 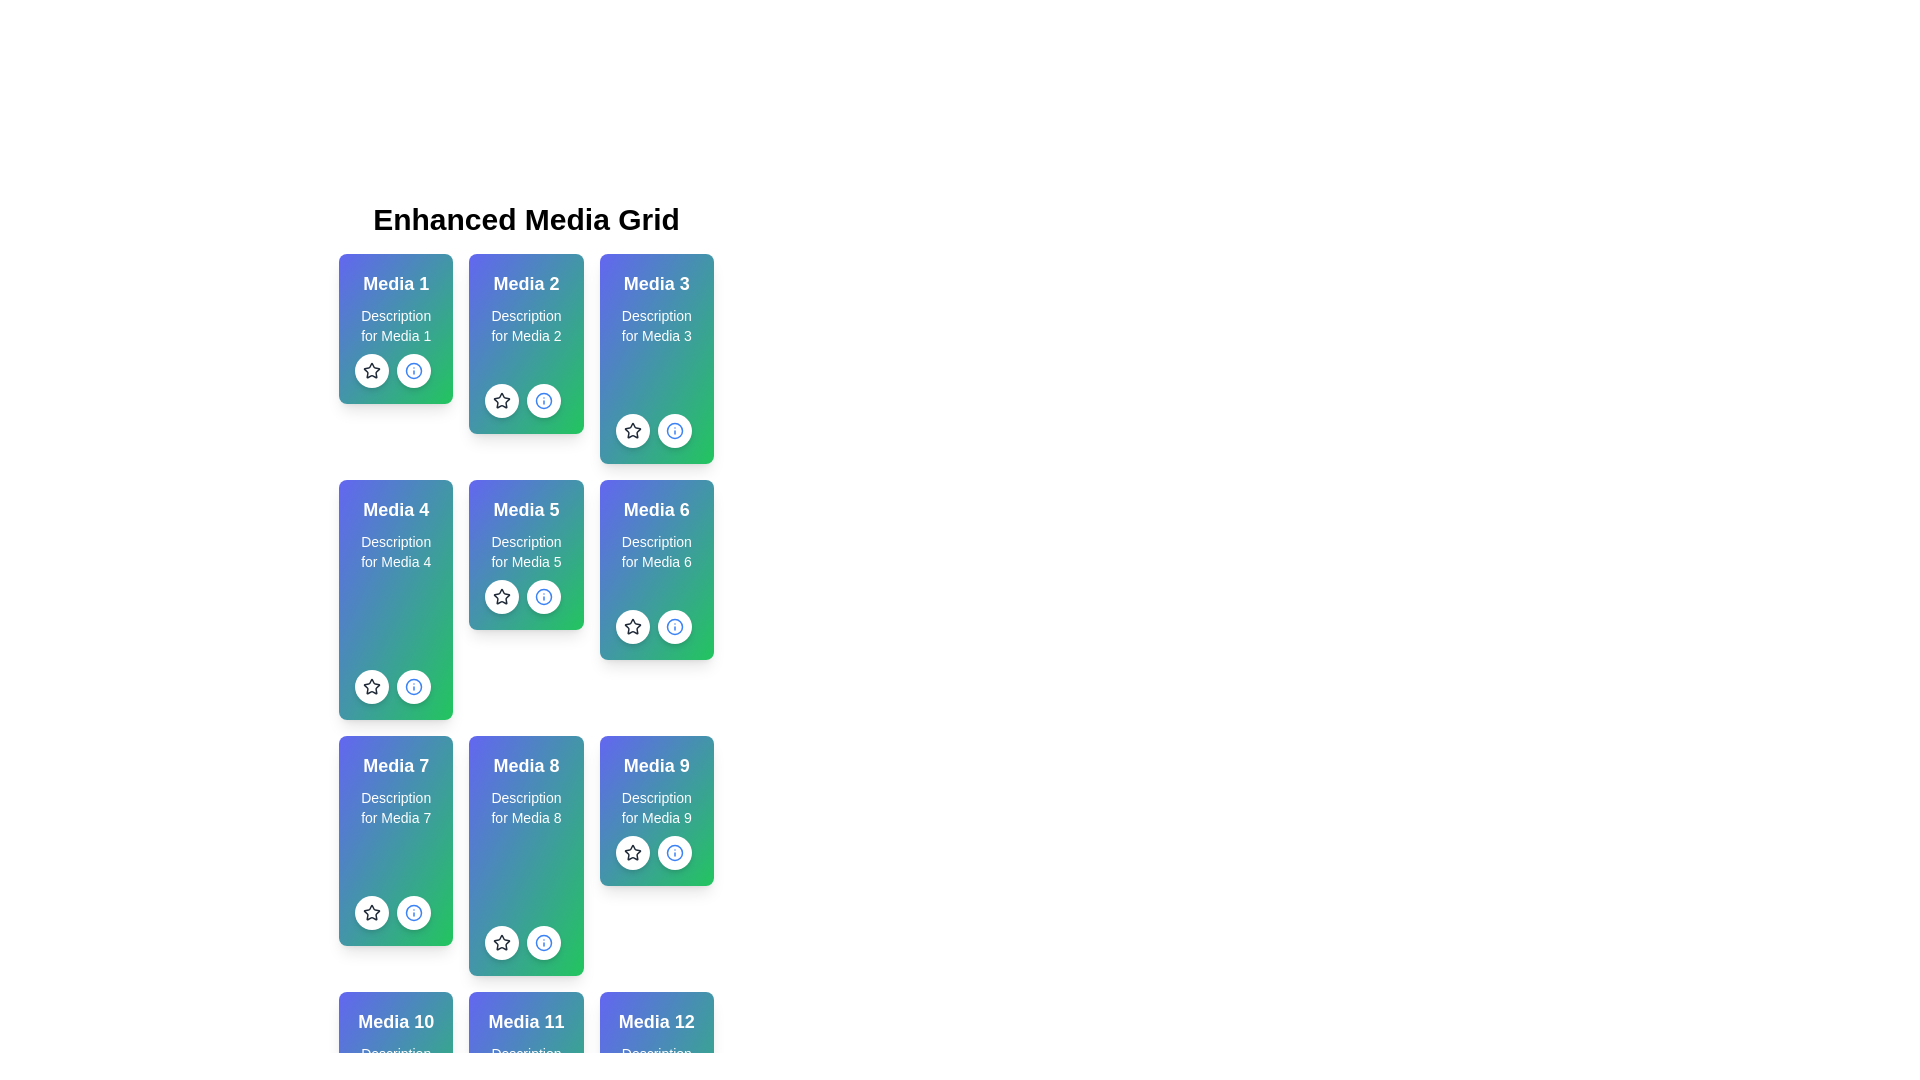 I want to click on the 'info' button located at the bottom right of the 'Media 6' card, so click(x=674, y=626).